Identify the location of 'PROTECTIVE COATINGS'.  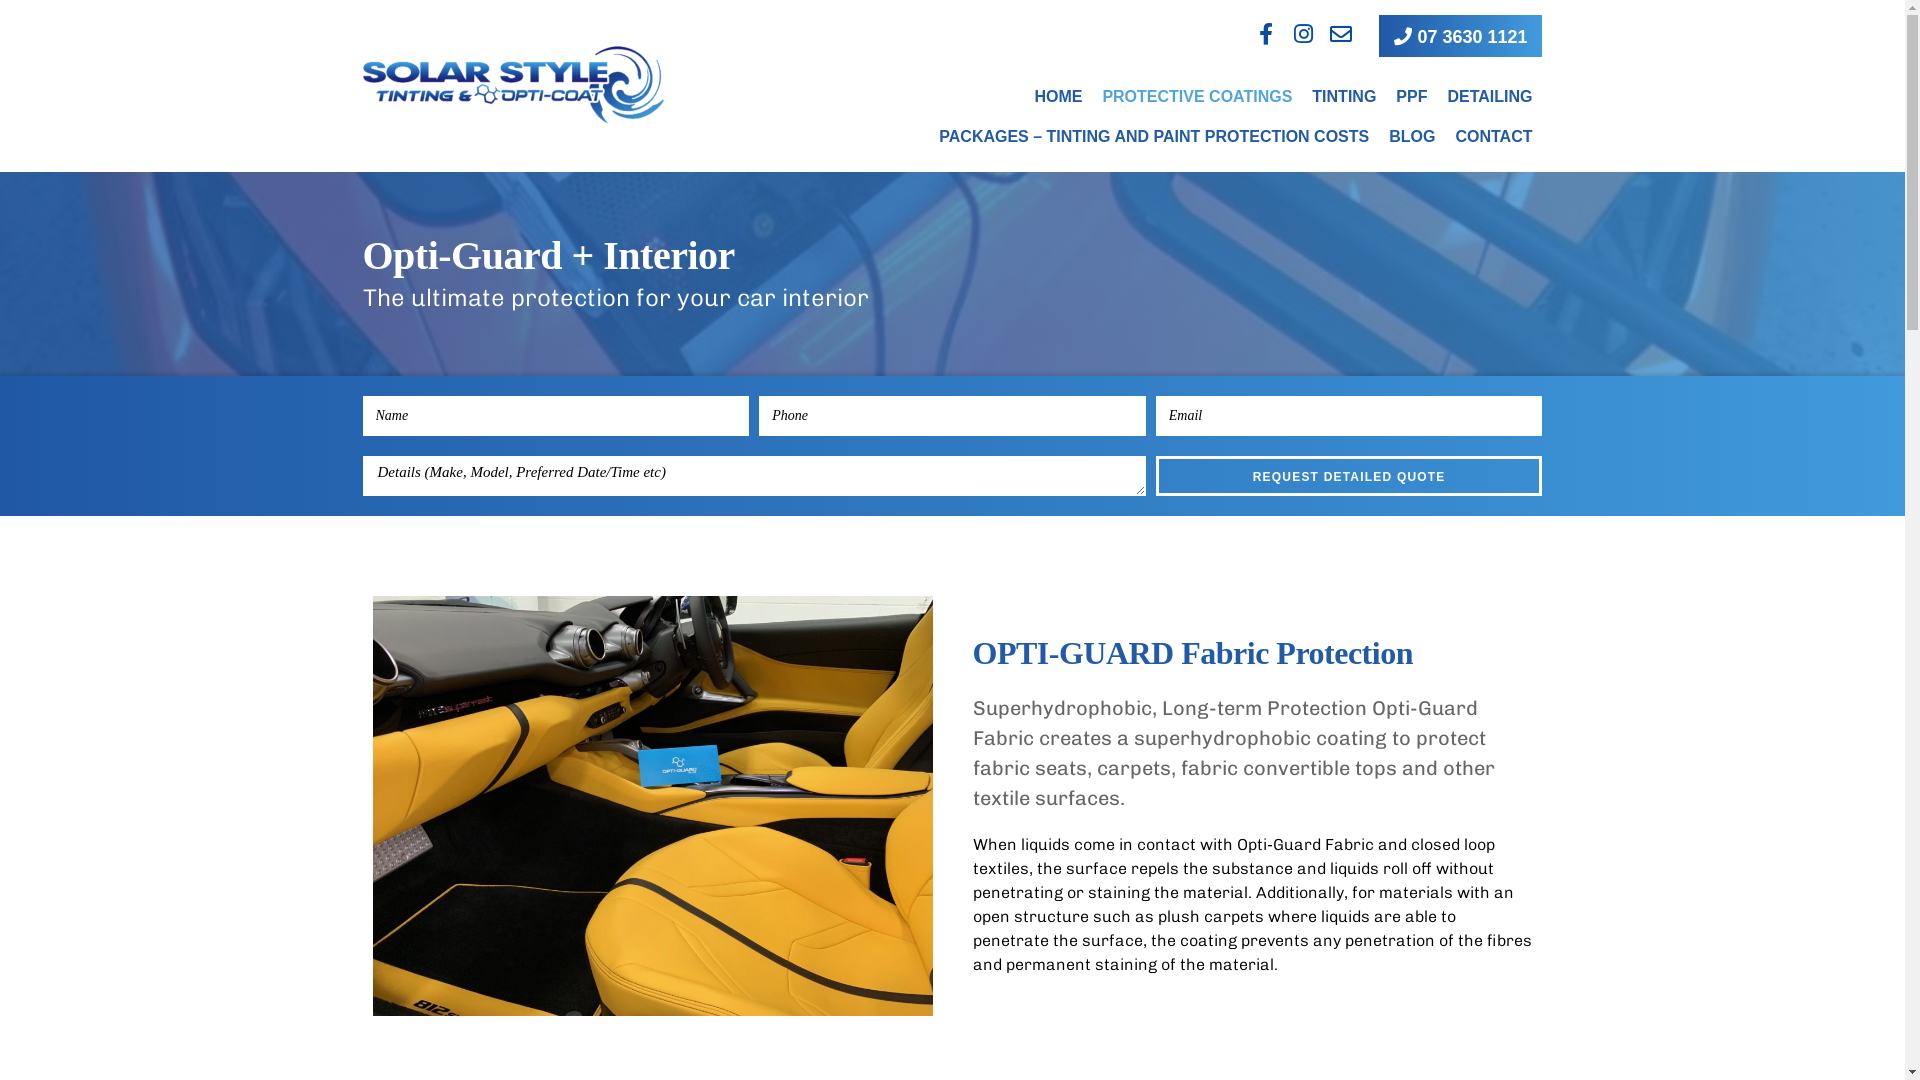
(1196, 96).